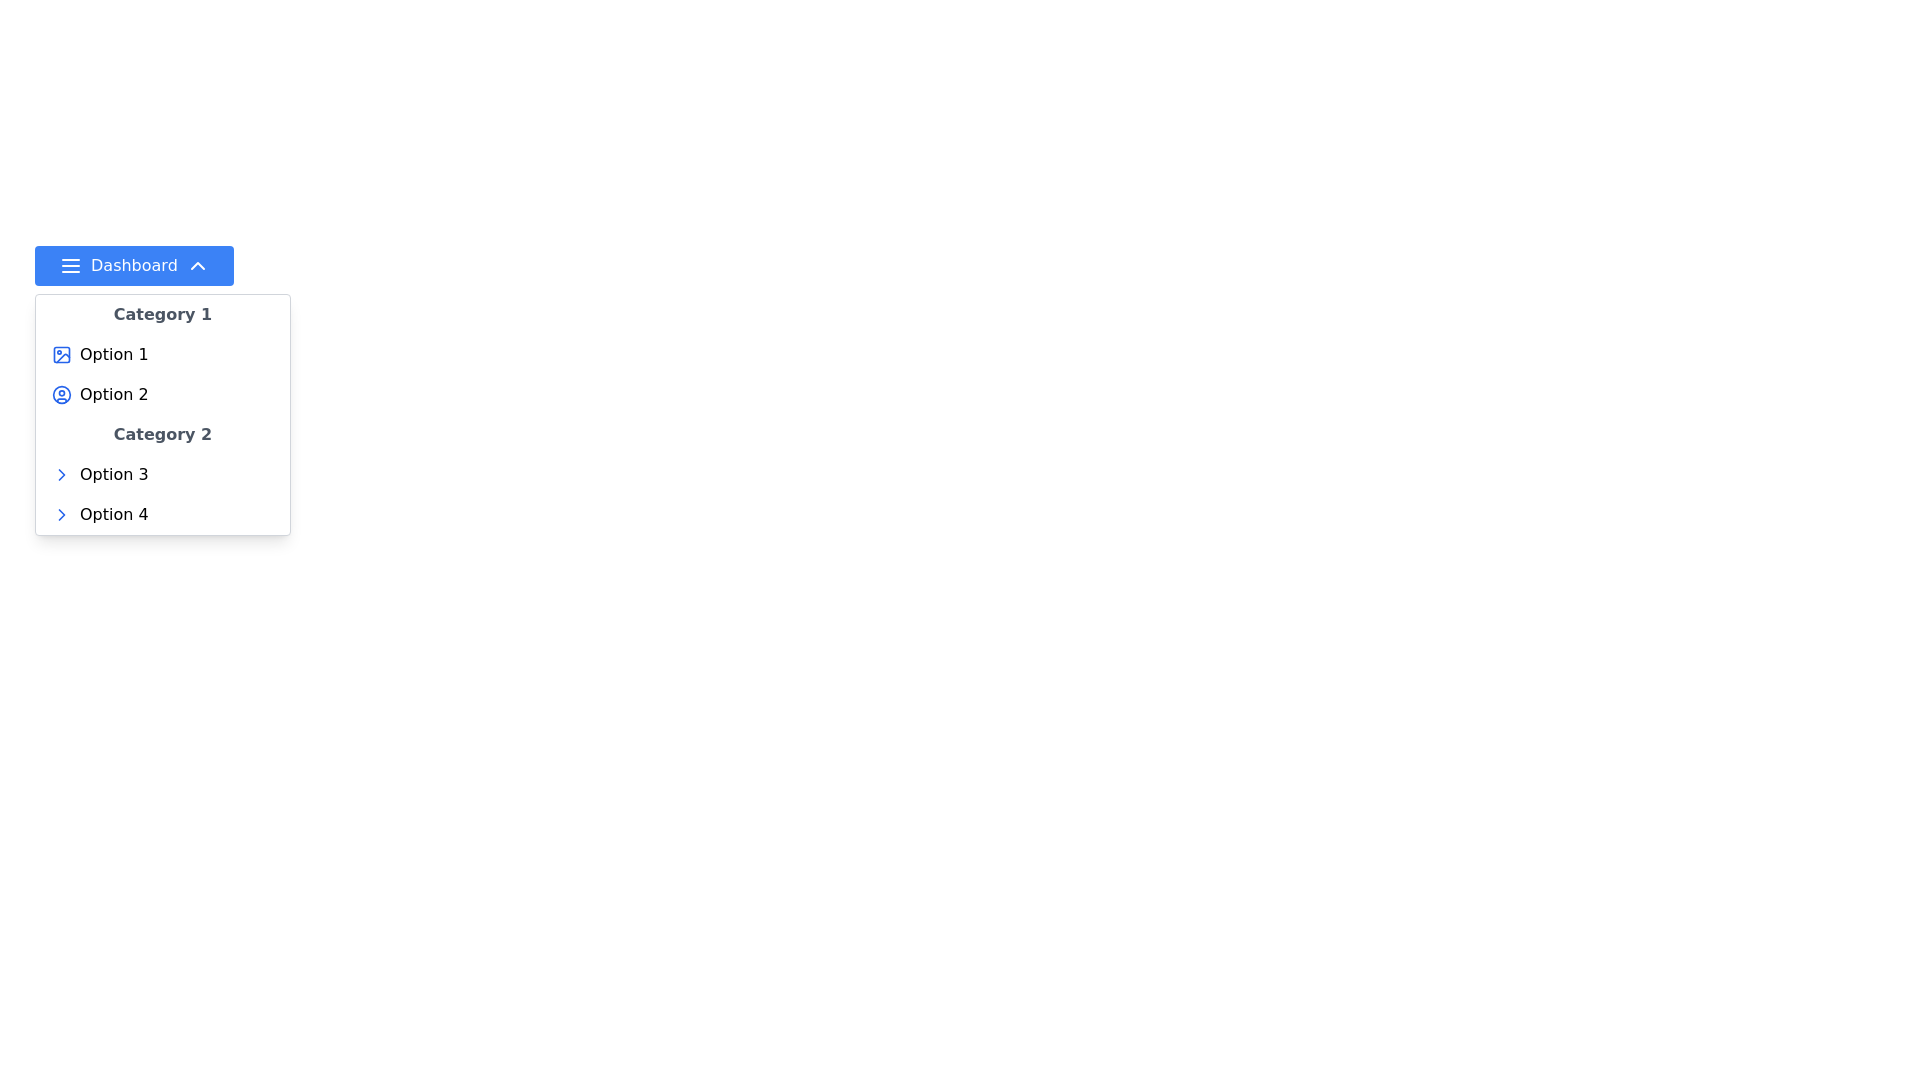 This screenshot has width=1920, height=1080. I want to click on the Right Chevron icon located next to 'Option 3' in the submenu under 'Category 2' to trigger hover effects, so click(62, 514).